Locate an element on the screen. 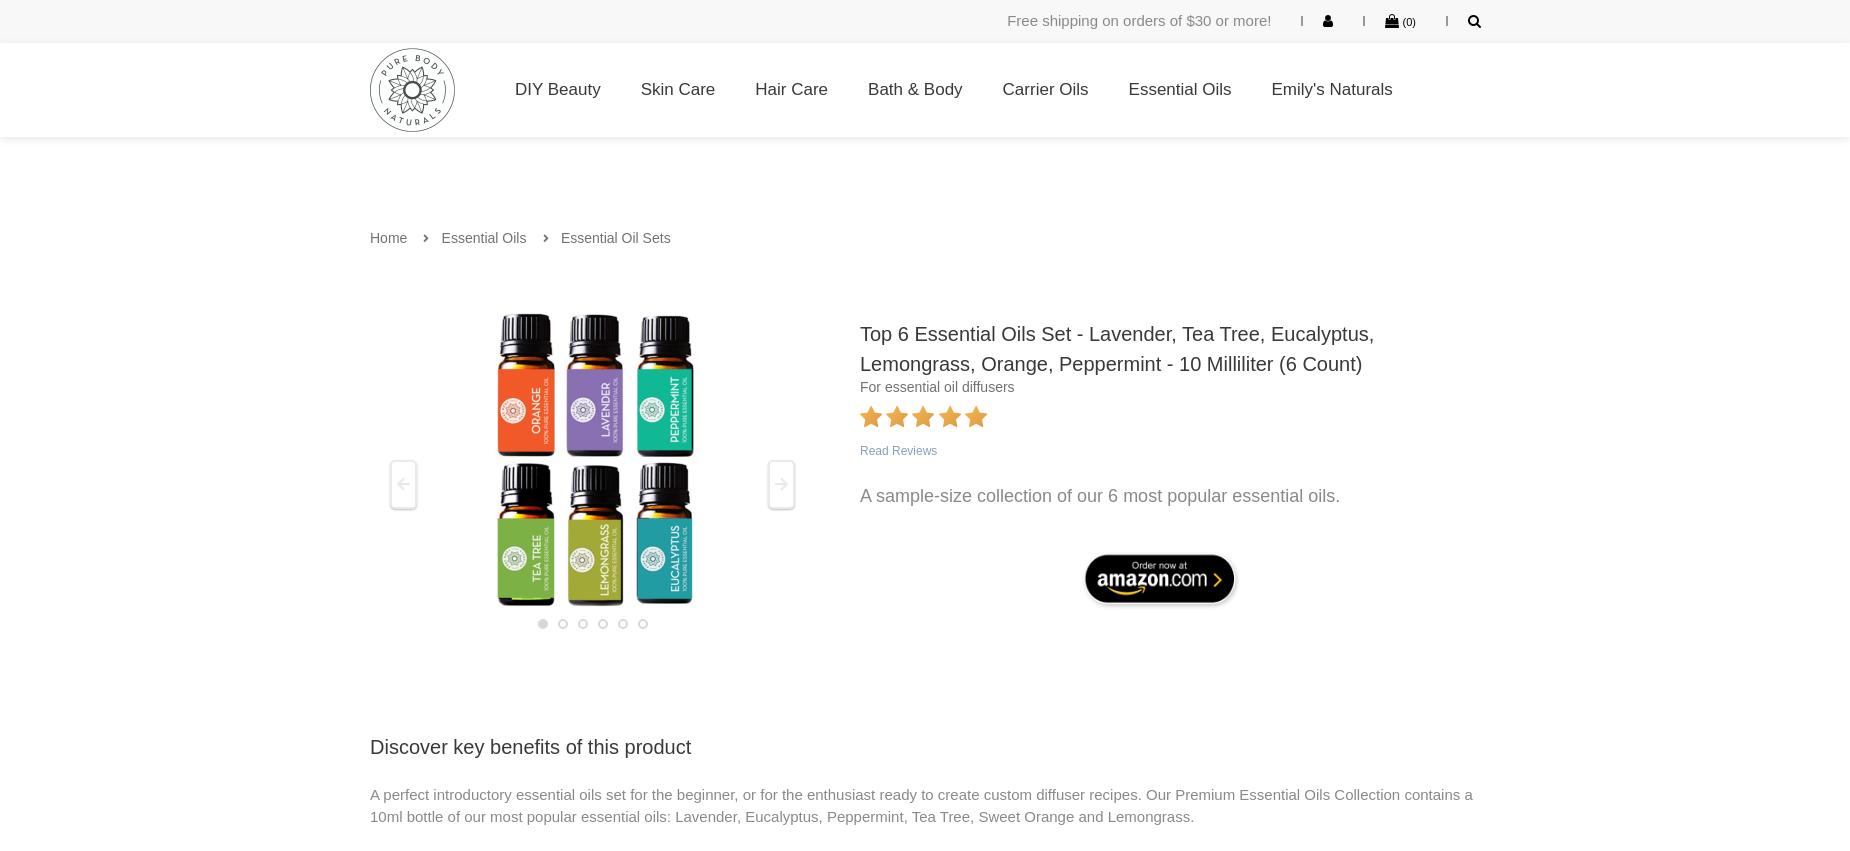 Image resolution: width=1850 pixels, height=851 pixels. 'Top 6 Essential Oils Set - Lavender, Tea Tree, Eucalyptus, Lemongrass, Orange, Peppermint - 10 Milliliter (6 Count)' is located at coordinates (1116, 347).